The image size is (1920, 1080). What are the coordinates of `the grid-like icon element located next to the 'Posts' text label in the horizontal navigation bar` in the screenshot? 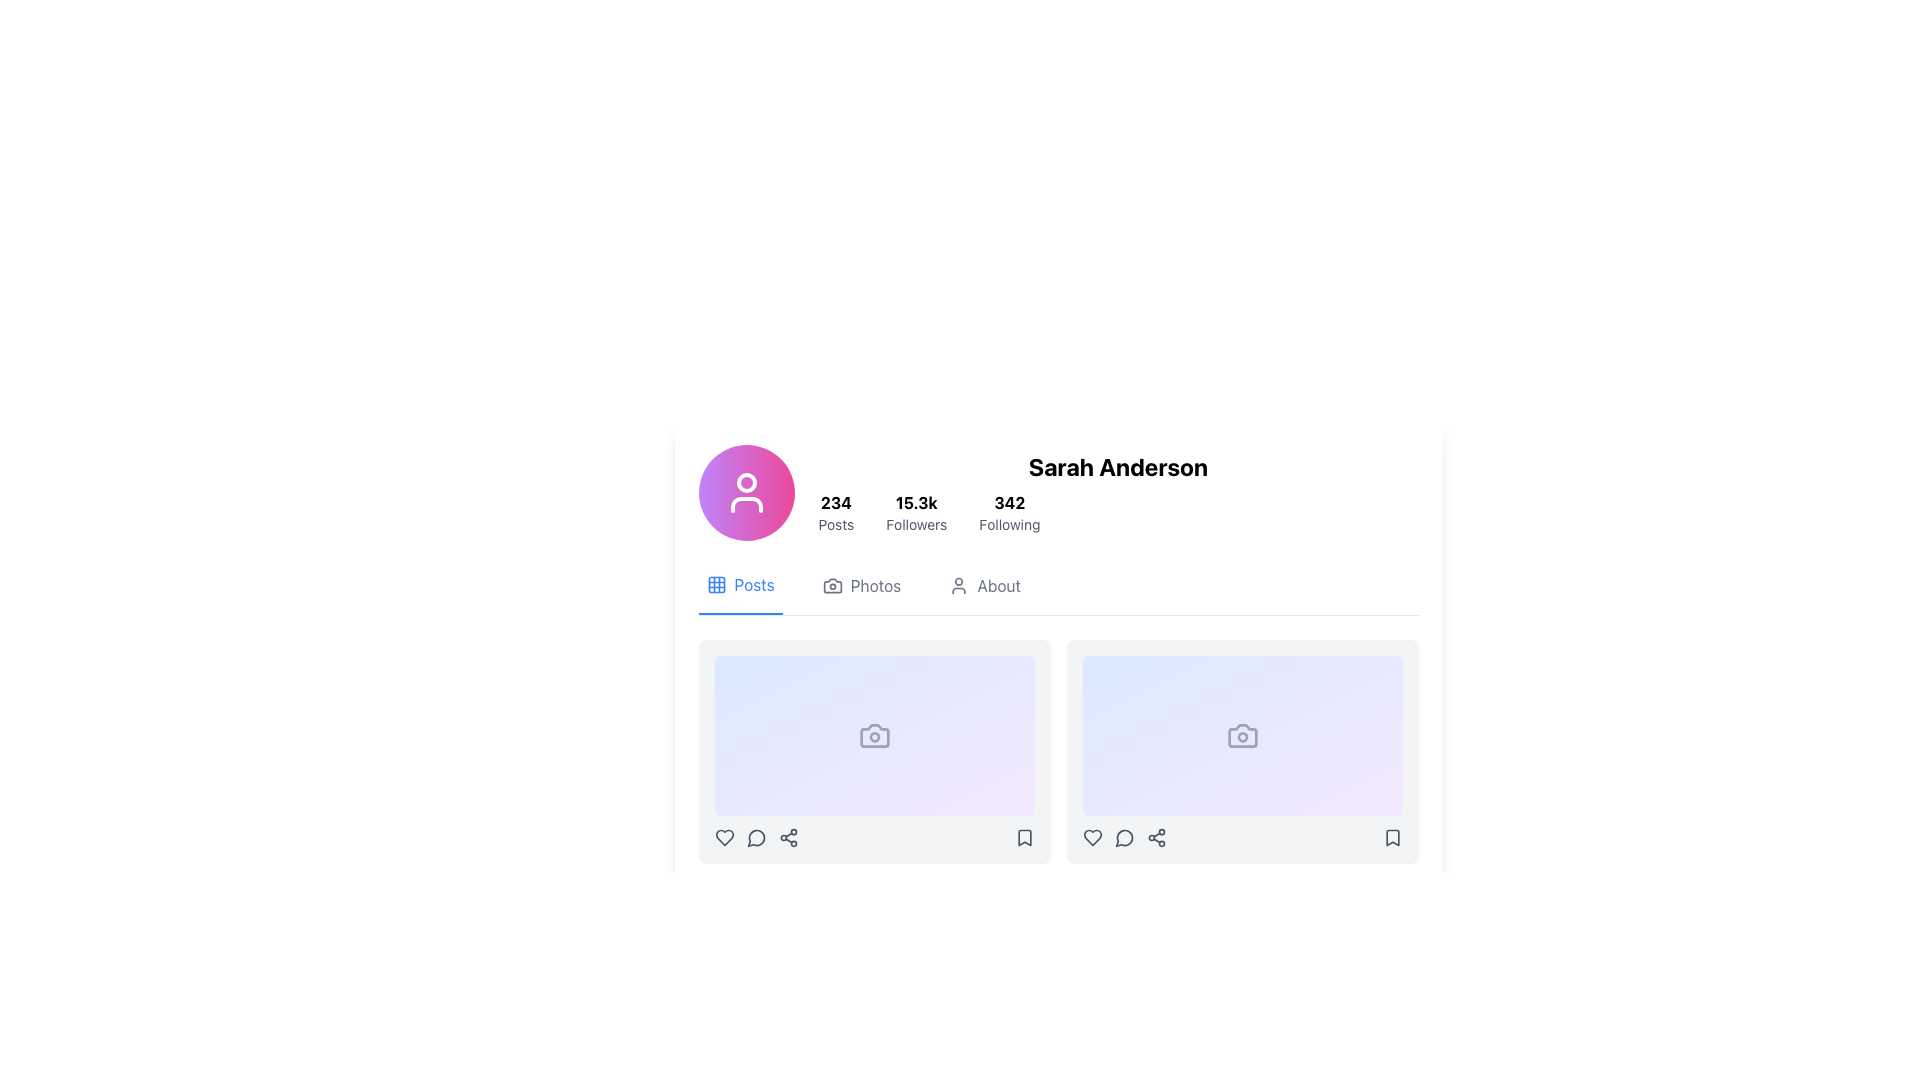 It's located at (716, 585).